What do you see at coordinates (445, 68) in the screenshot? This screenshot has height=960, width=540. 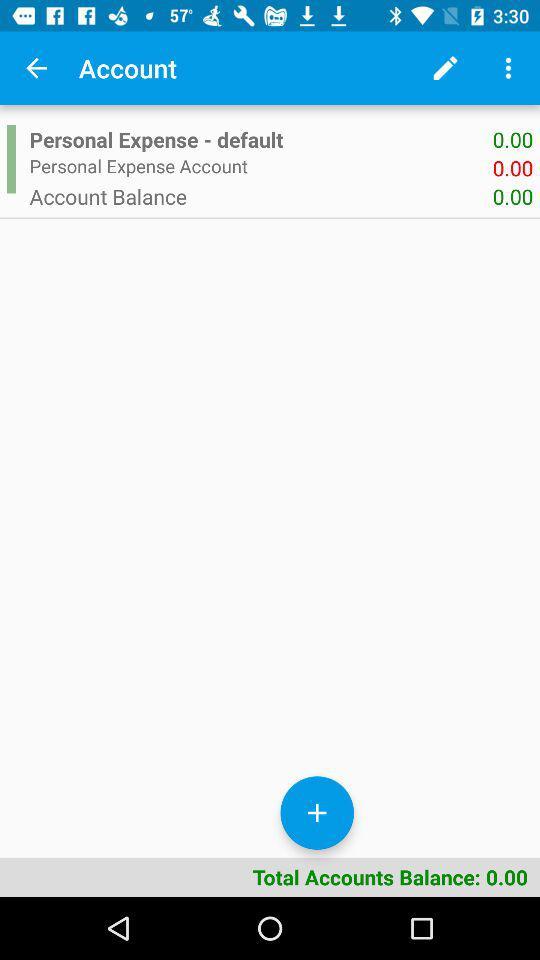 I see `the item next to account app` at bounding box center [445, 68].